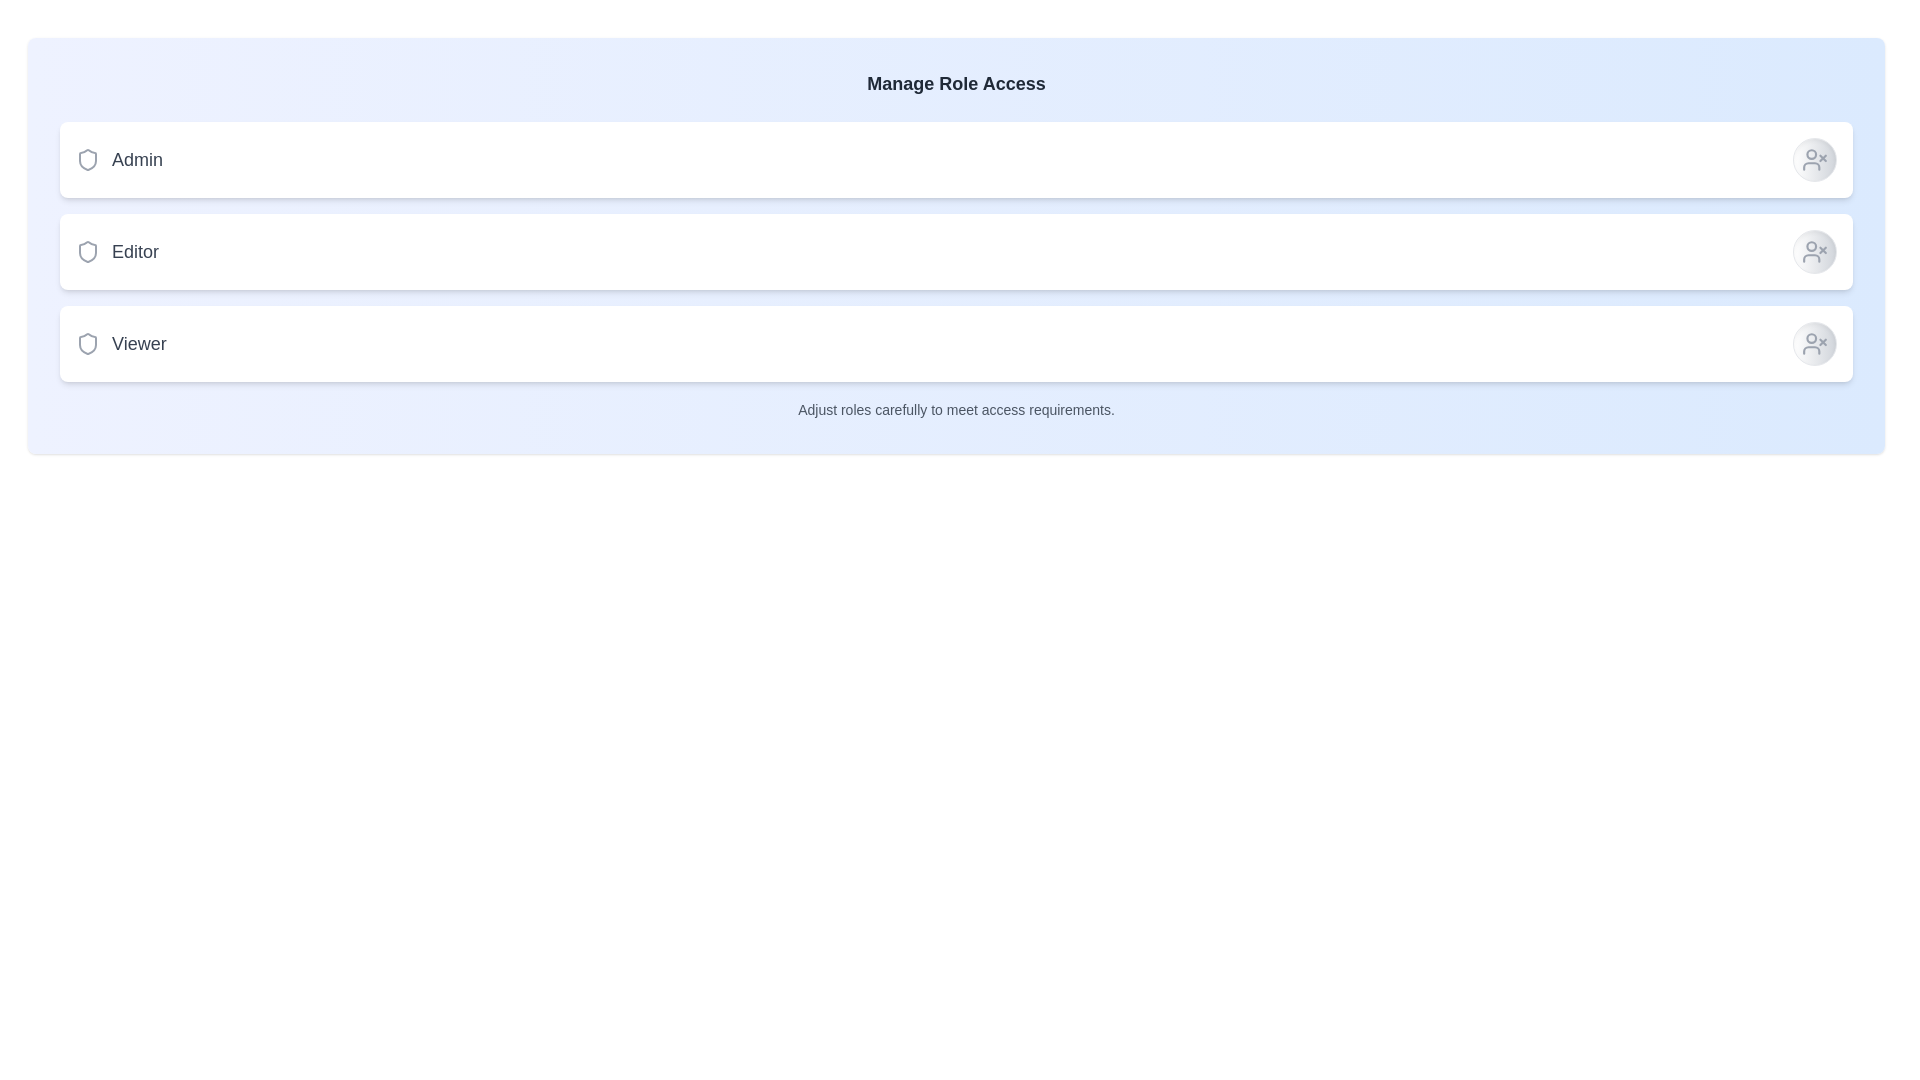 The image size is (1920, 1080). What do you see at coordinates (1811, 153) in the screenshot?
I see `the visual indicator represented by the circular icon located in the rightmost section of the top row of components` at bounding box center [1811, 153].